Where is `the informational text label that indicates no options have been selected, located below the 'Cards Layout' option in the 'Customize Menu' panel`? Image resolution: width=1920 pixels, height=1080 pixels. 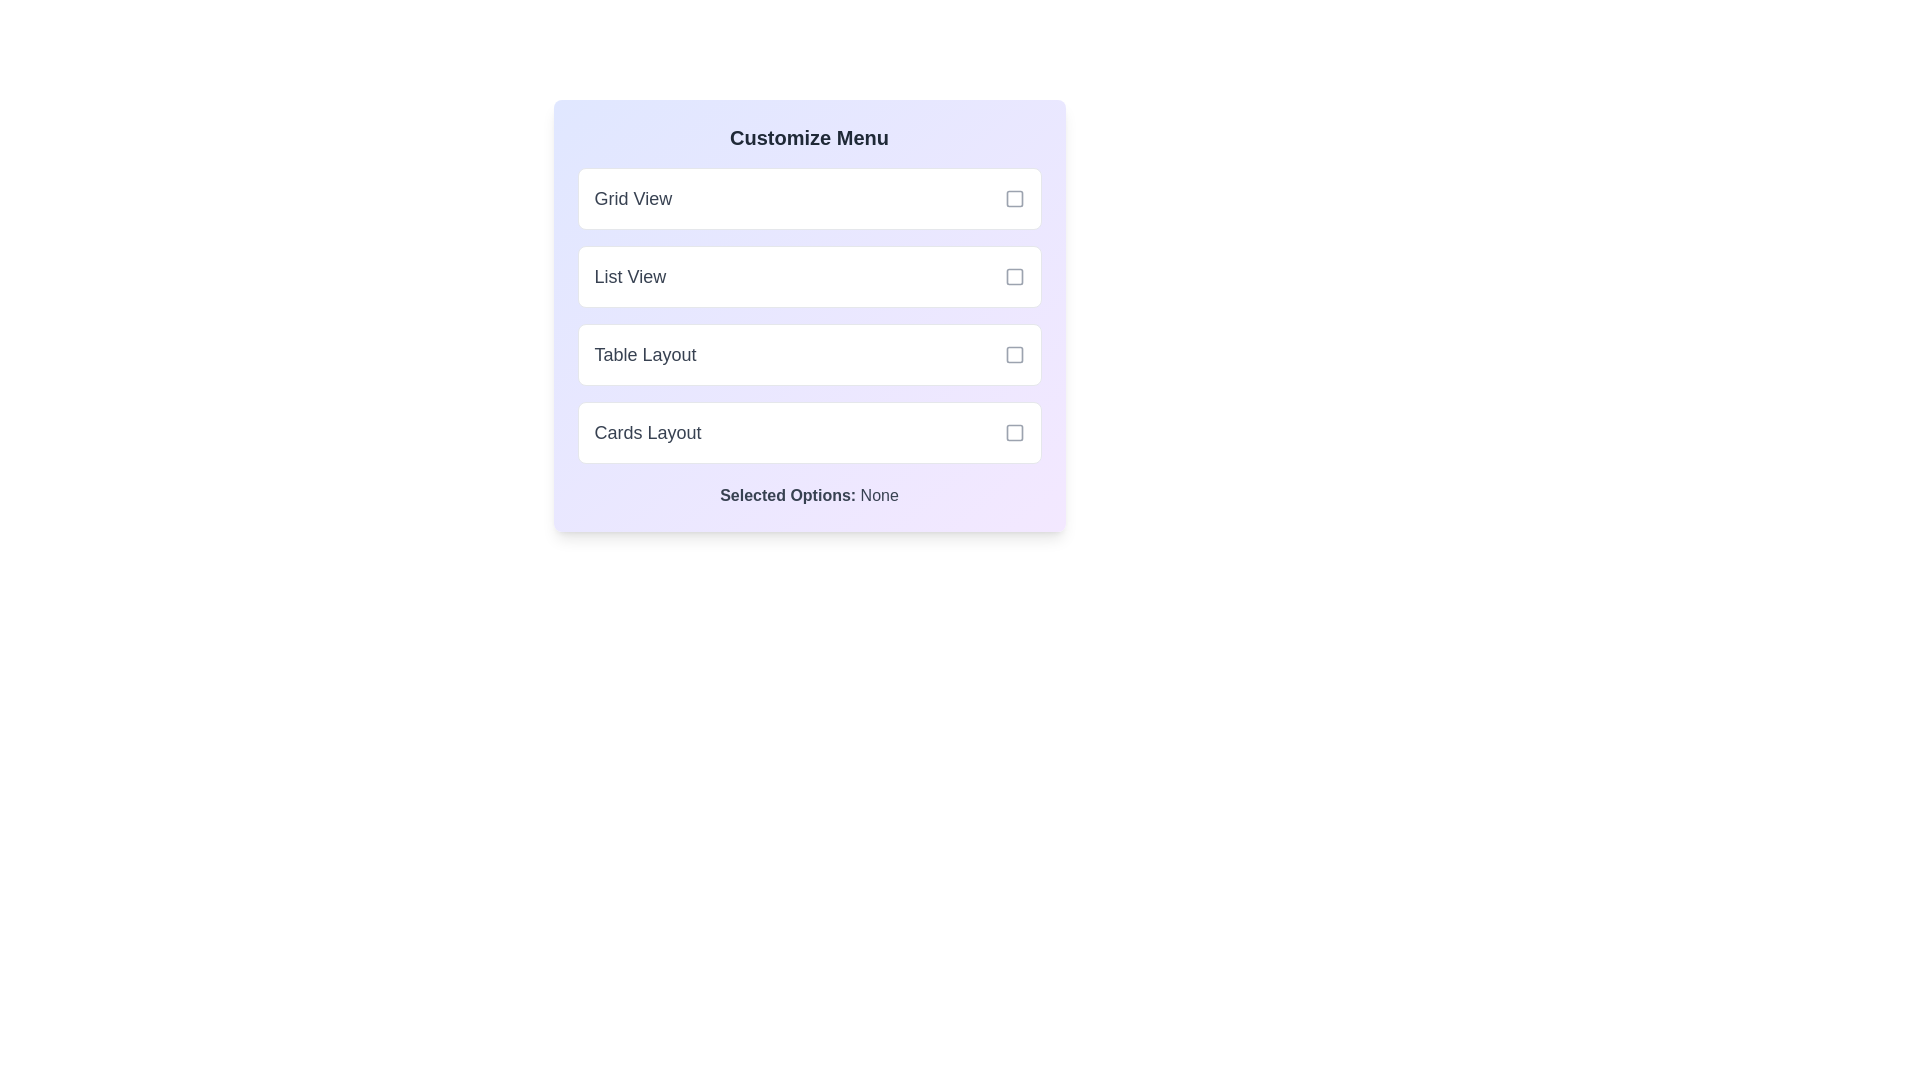
the informational text label that indicates no options have been selected, located below the 'Cards Layout' option in the 'Customize Menu' panel is located at coordinates (809, 495).